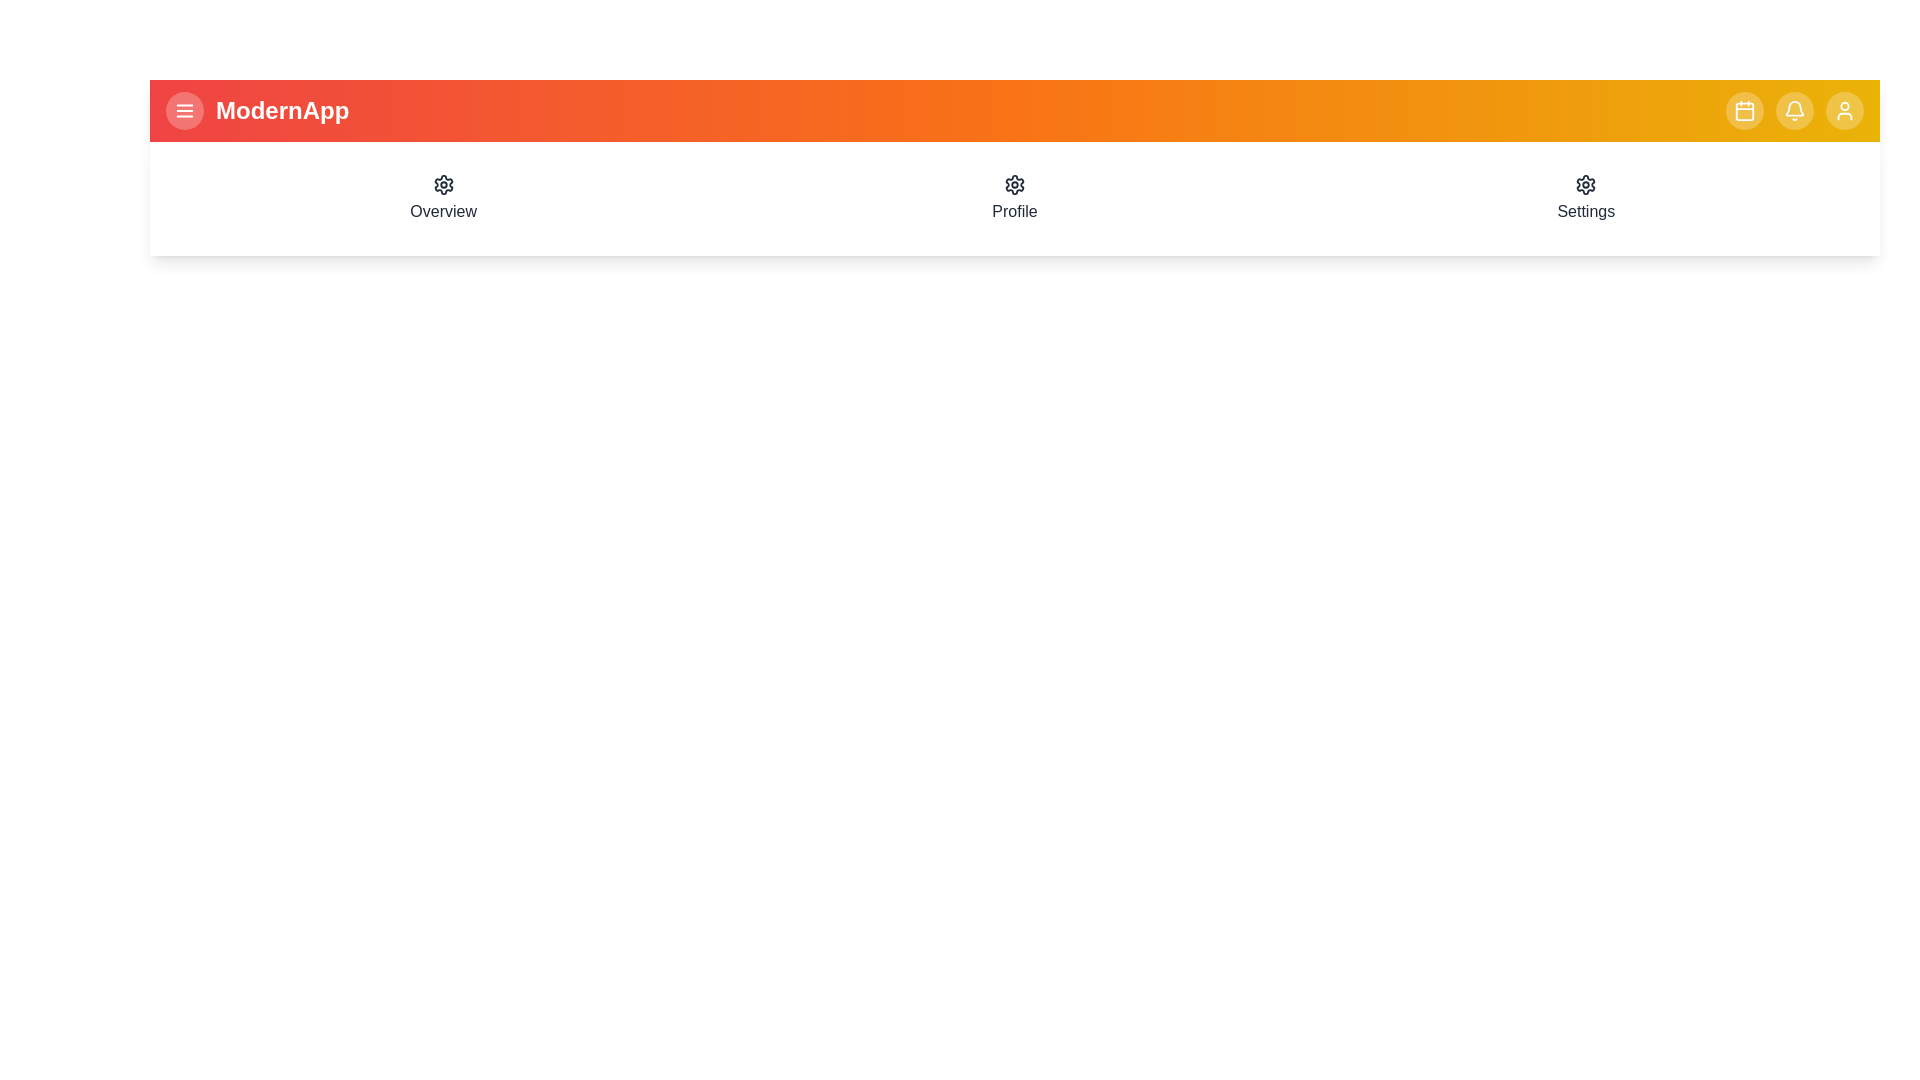 This screenshot has height=1080, width=1920. What do you see at coordinates (1585, 199) in the screenshot?
I see `the navigation menu item Settings` at bounding box center [1585, 199].